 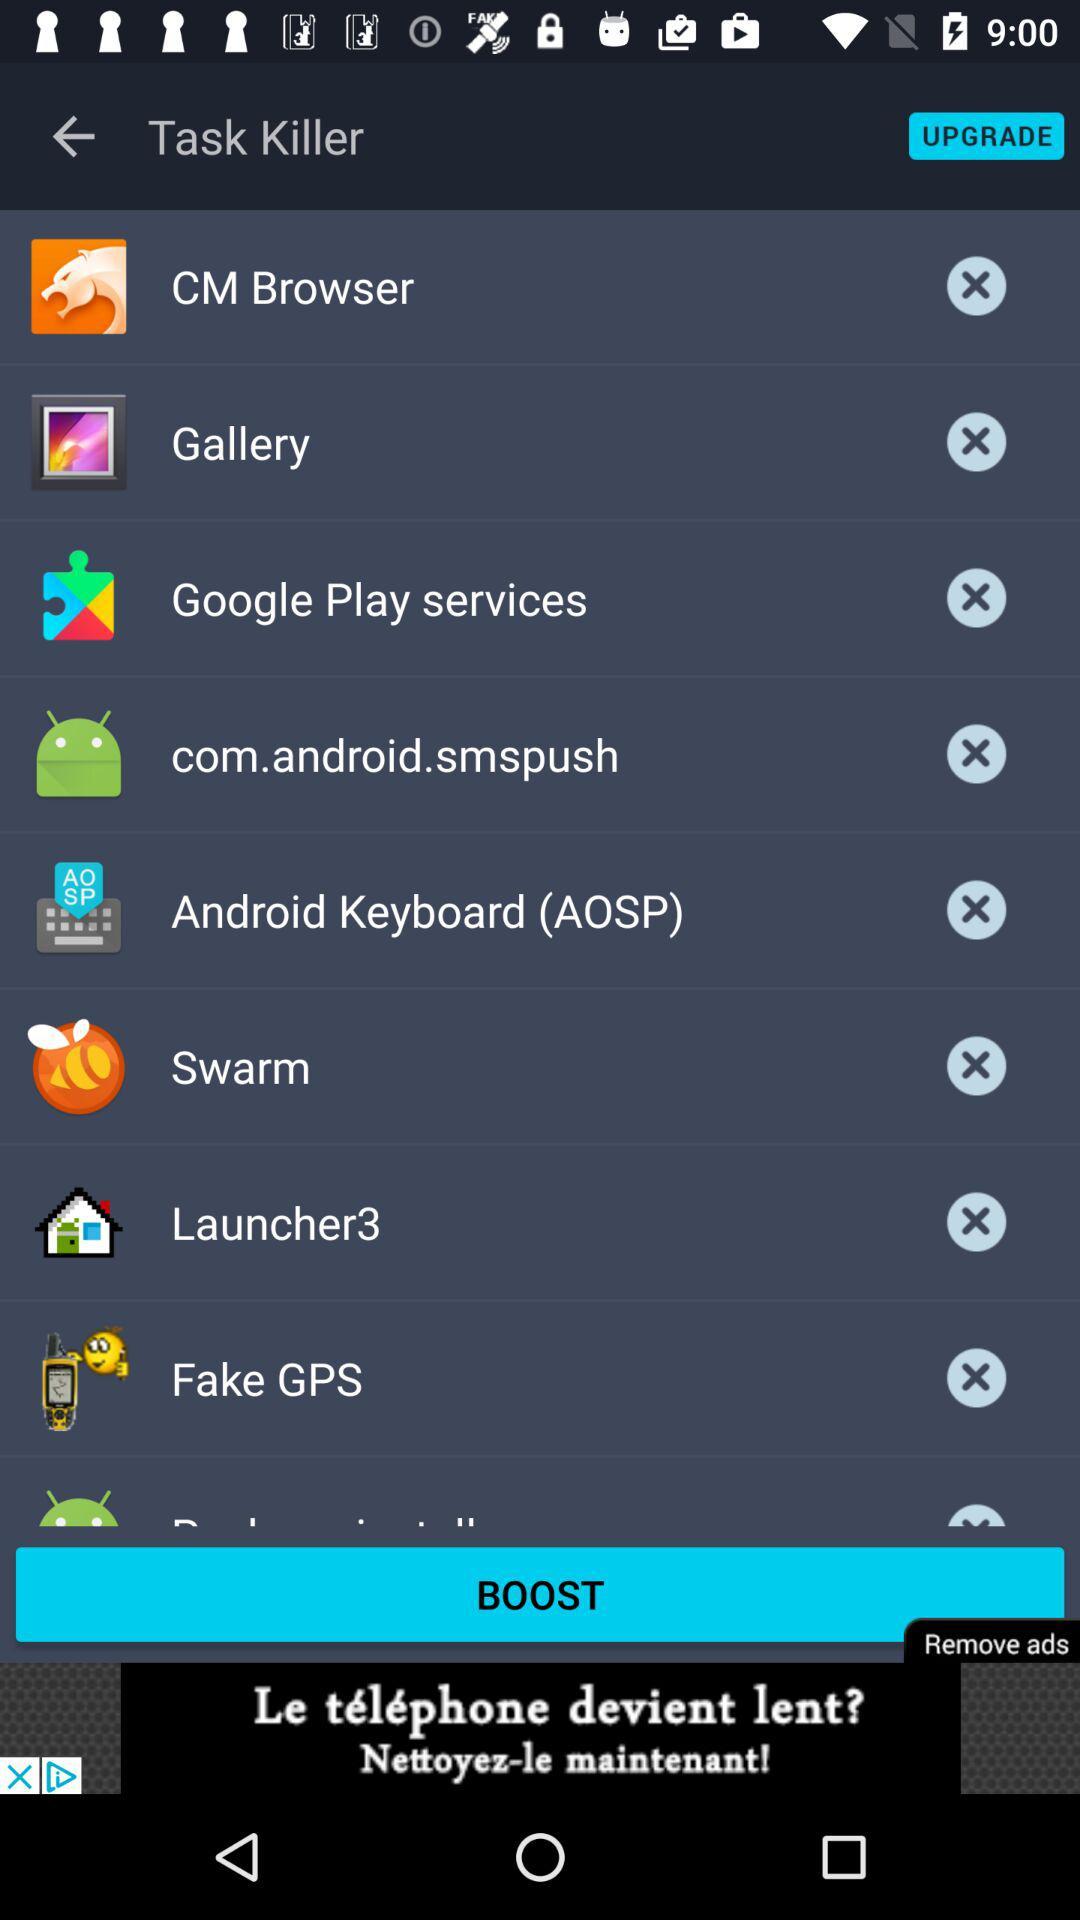 What do you see at coordinates (976, 597) in the screenshot?
I see `x out of this app` at bounding box center [976, 597].